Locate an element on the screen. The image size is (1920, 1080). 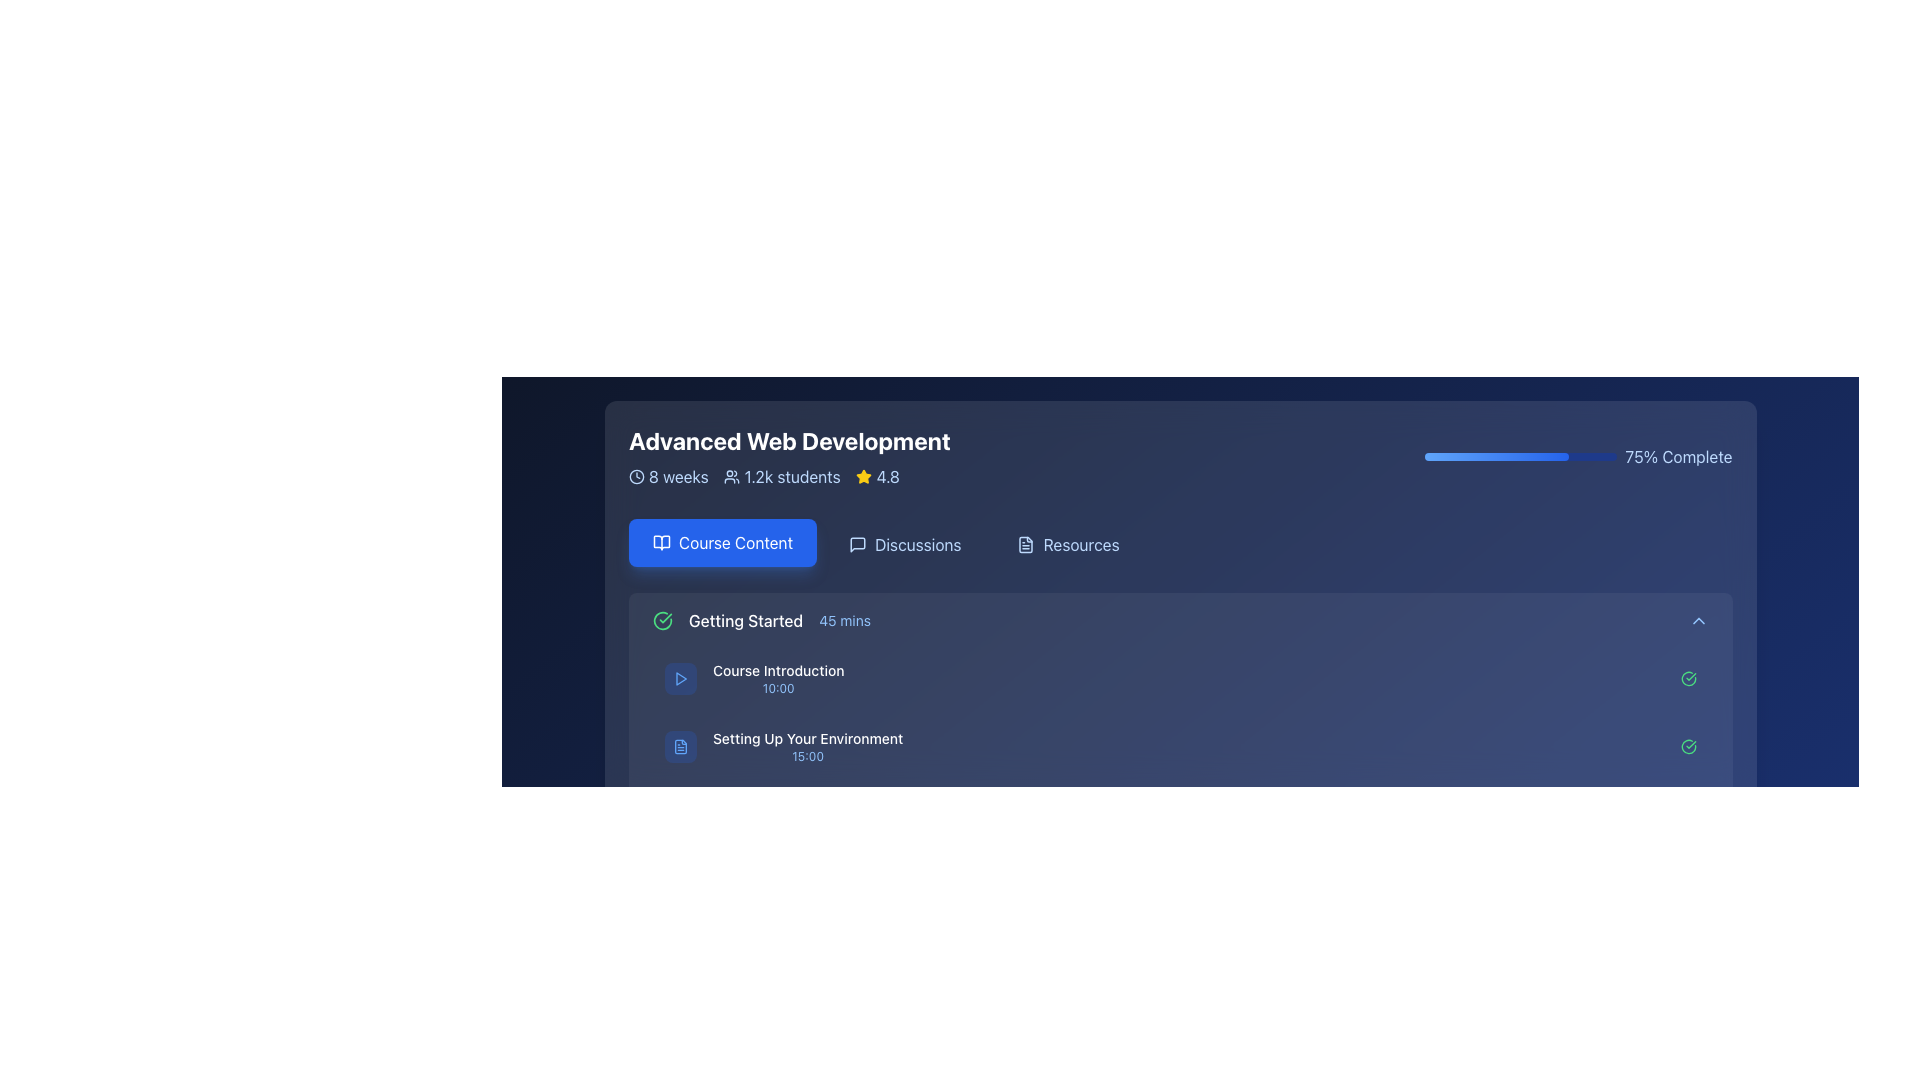
the icon representing the duration of the course, which visually indicates '8 weeks', located at the top-left section of the course details card is located at coordinates (635, 477).